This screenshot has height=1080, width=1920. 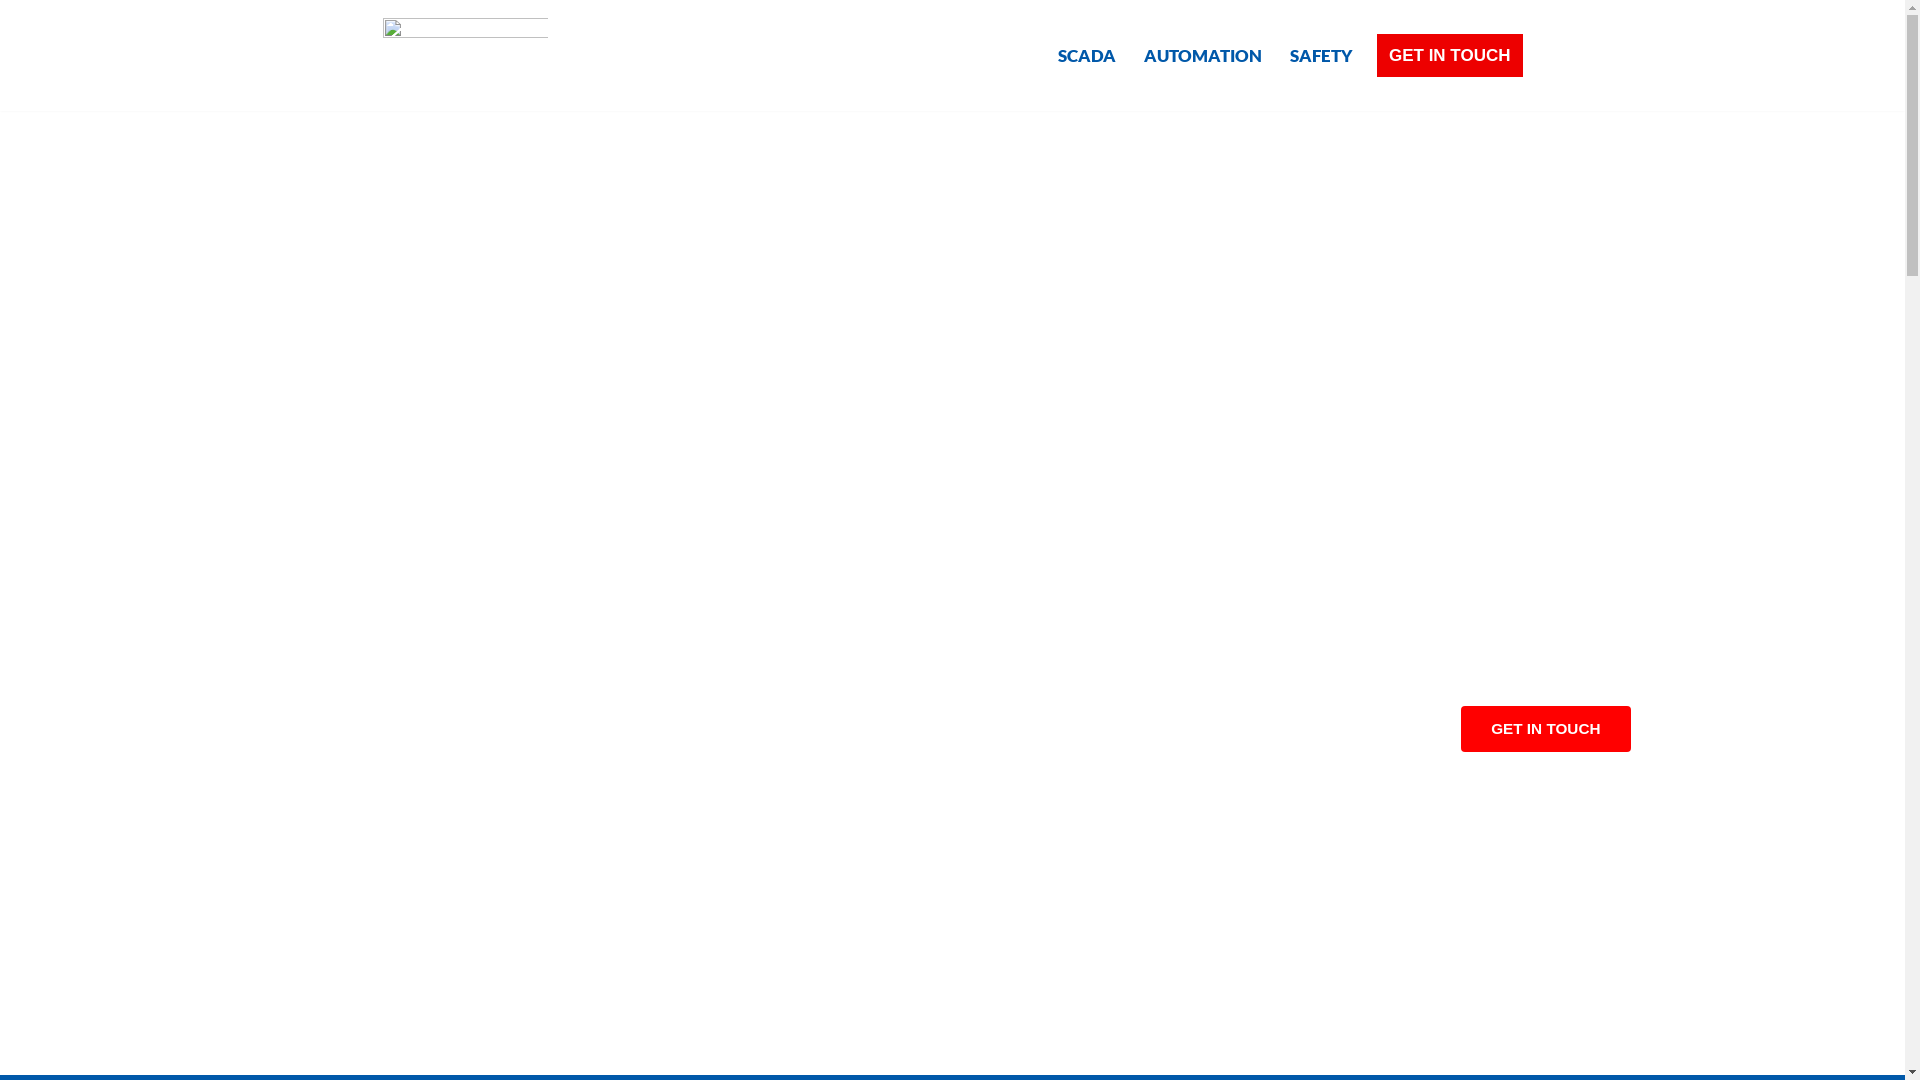 What do you see at coordinates (14, 42) in the screenshot?
I see `'Skip to content'` at bounding box center [14, 42].